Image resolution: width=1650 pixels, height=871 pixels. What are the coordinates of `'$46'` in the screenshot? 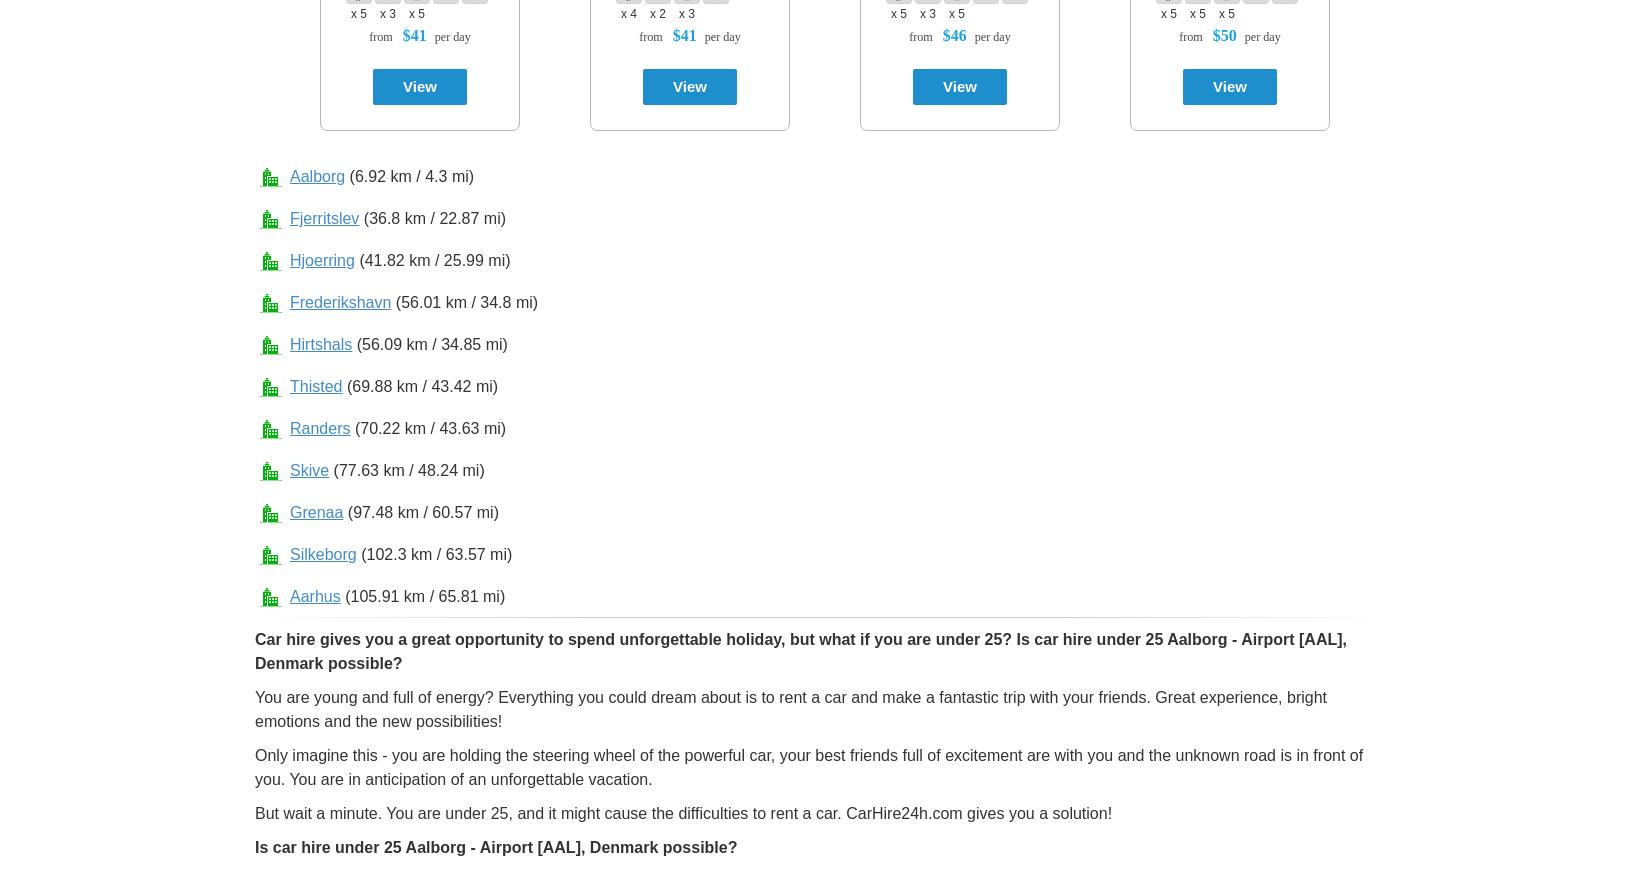 It's located at (954, 34).